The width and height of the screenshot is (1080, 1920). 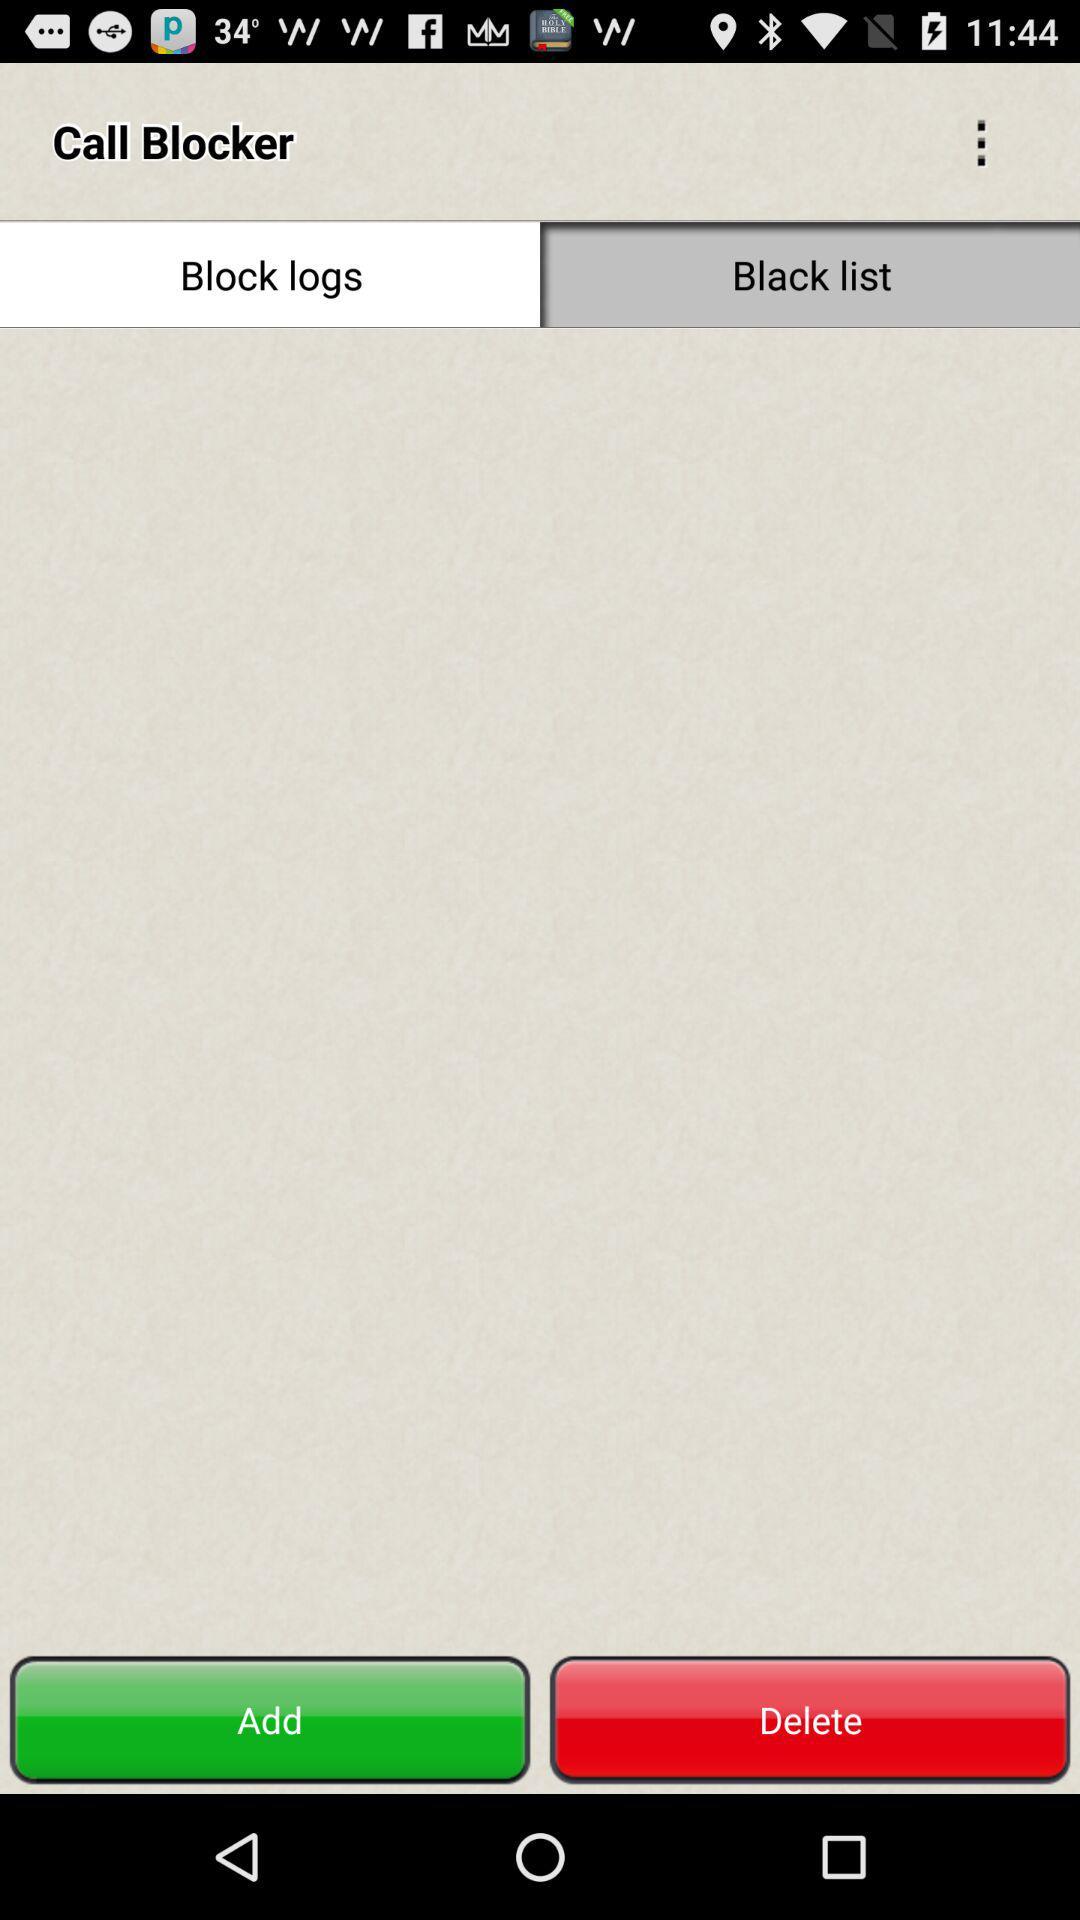 I want to click on add, so click(x=270, y=1719).